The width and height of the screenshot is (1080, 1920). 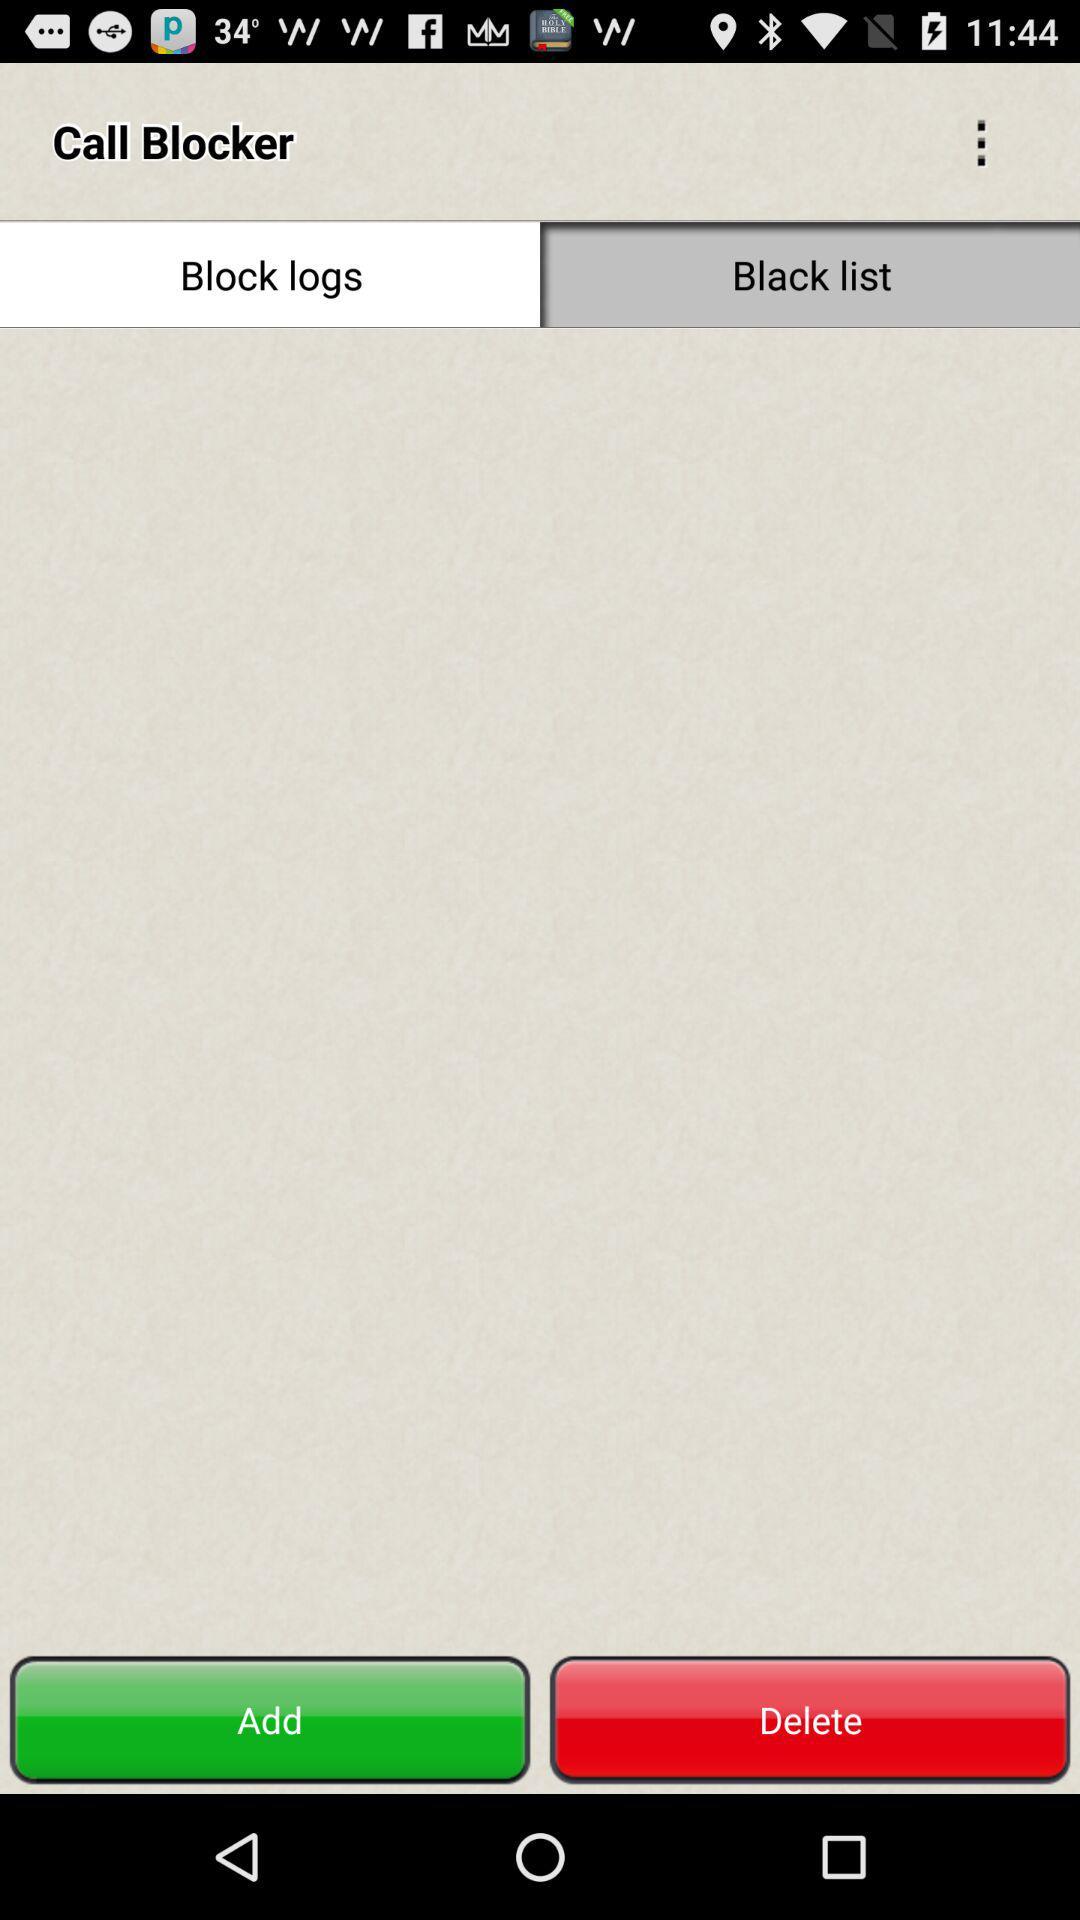 I want to click on add, so click(x=270, y=1719).